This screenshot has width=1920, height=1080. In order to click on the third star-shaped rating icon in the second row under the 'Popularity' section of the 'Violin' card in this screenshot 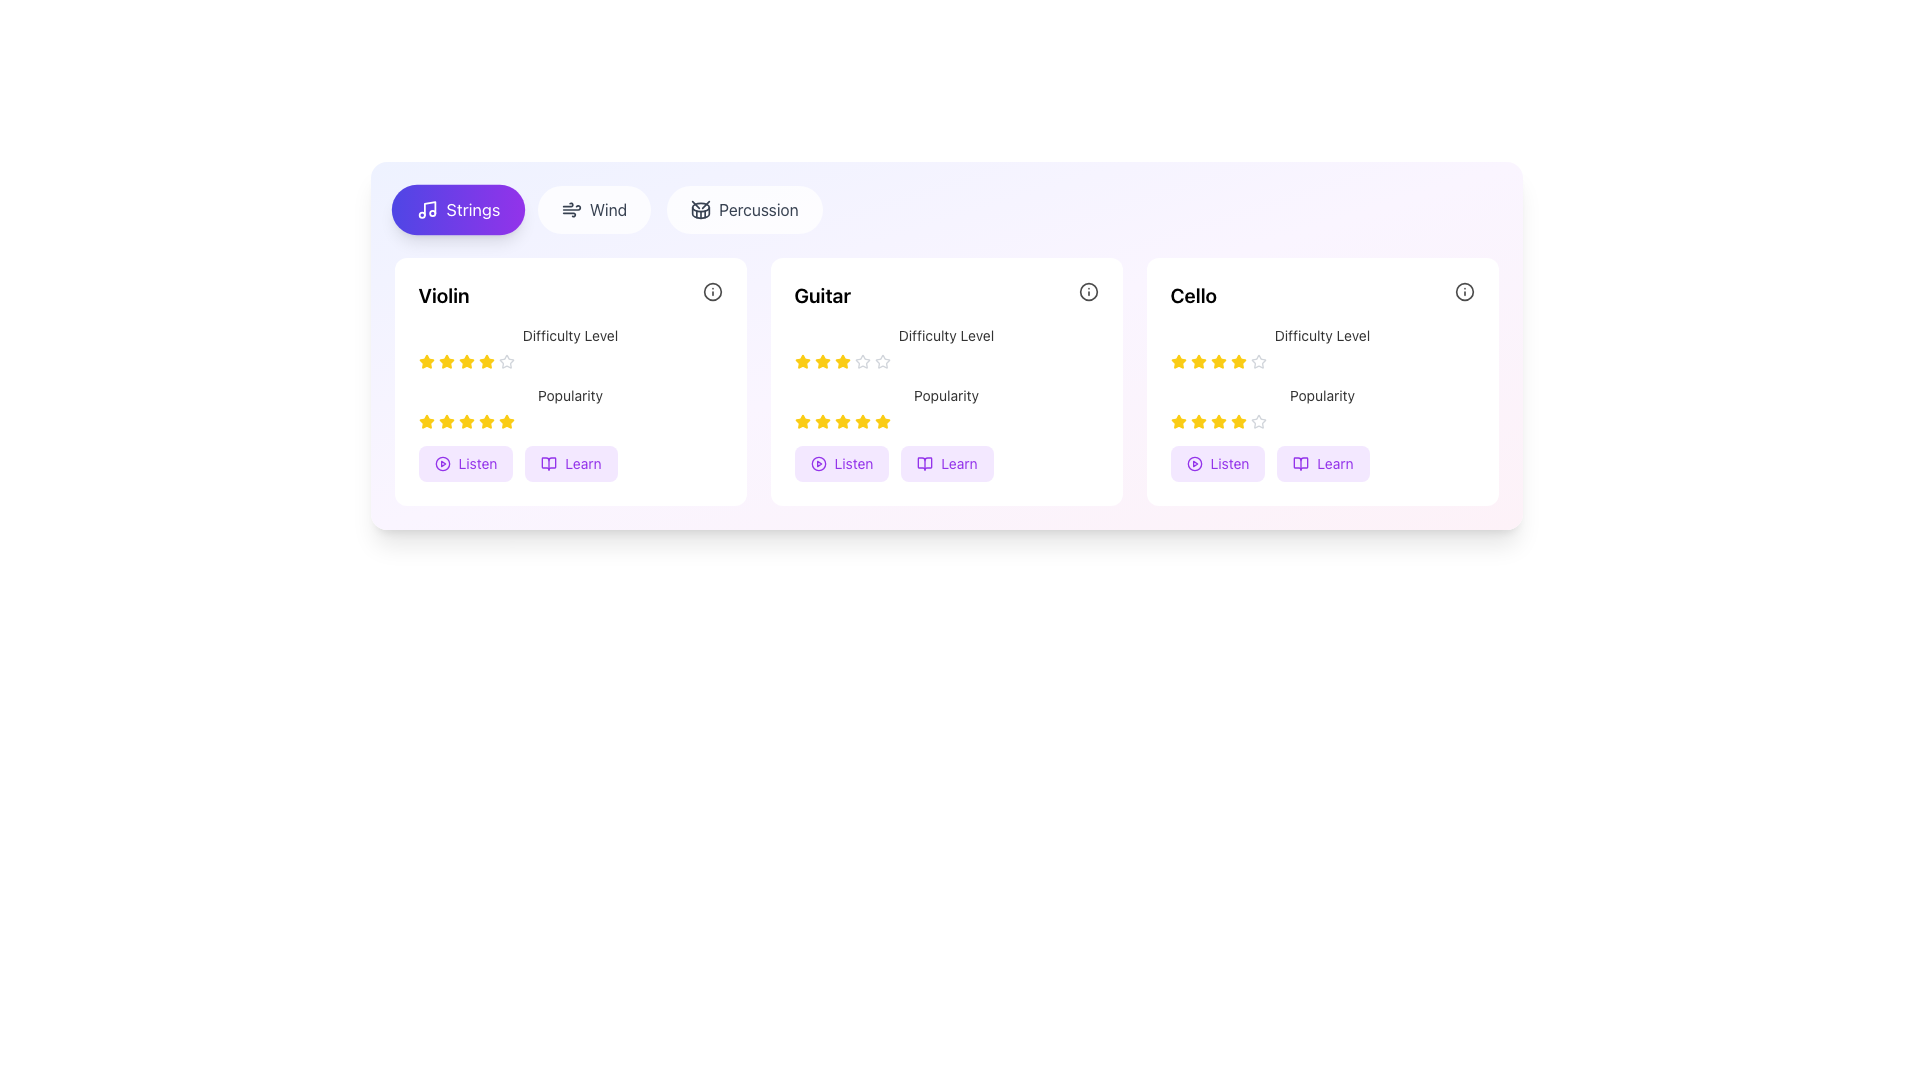, I will do `click(465, 420)`.